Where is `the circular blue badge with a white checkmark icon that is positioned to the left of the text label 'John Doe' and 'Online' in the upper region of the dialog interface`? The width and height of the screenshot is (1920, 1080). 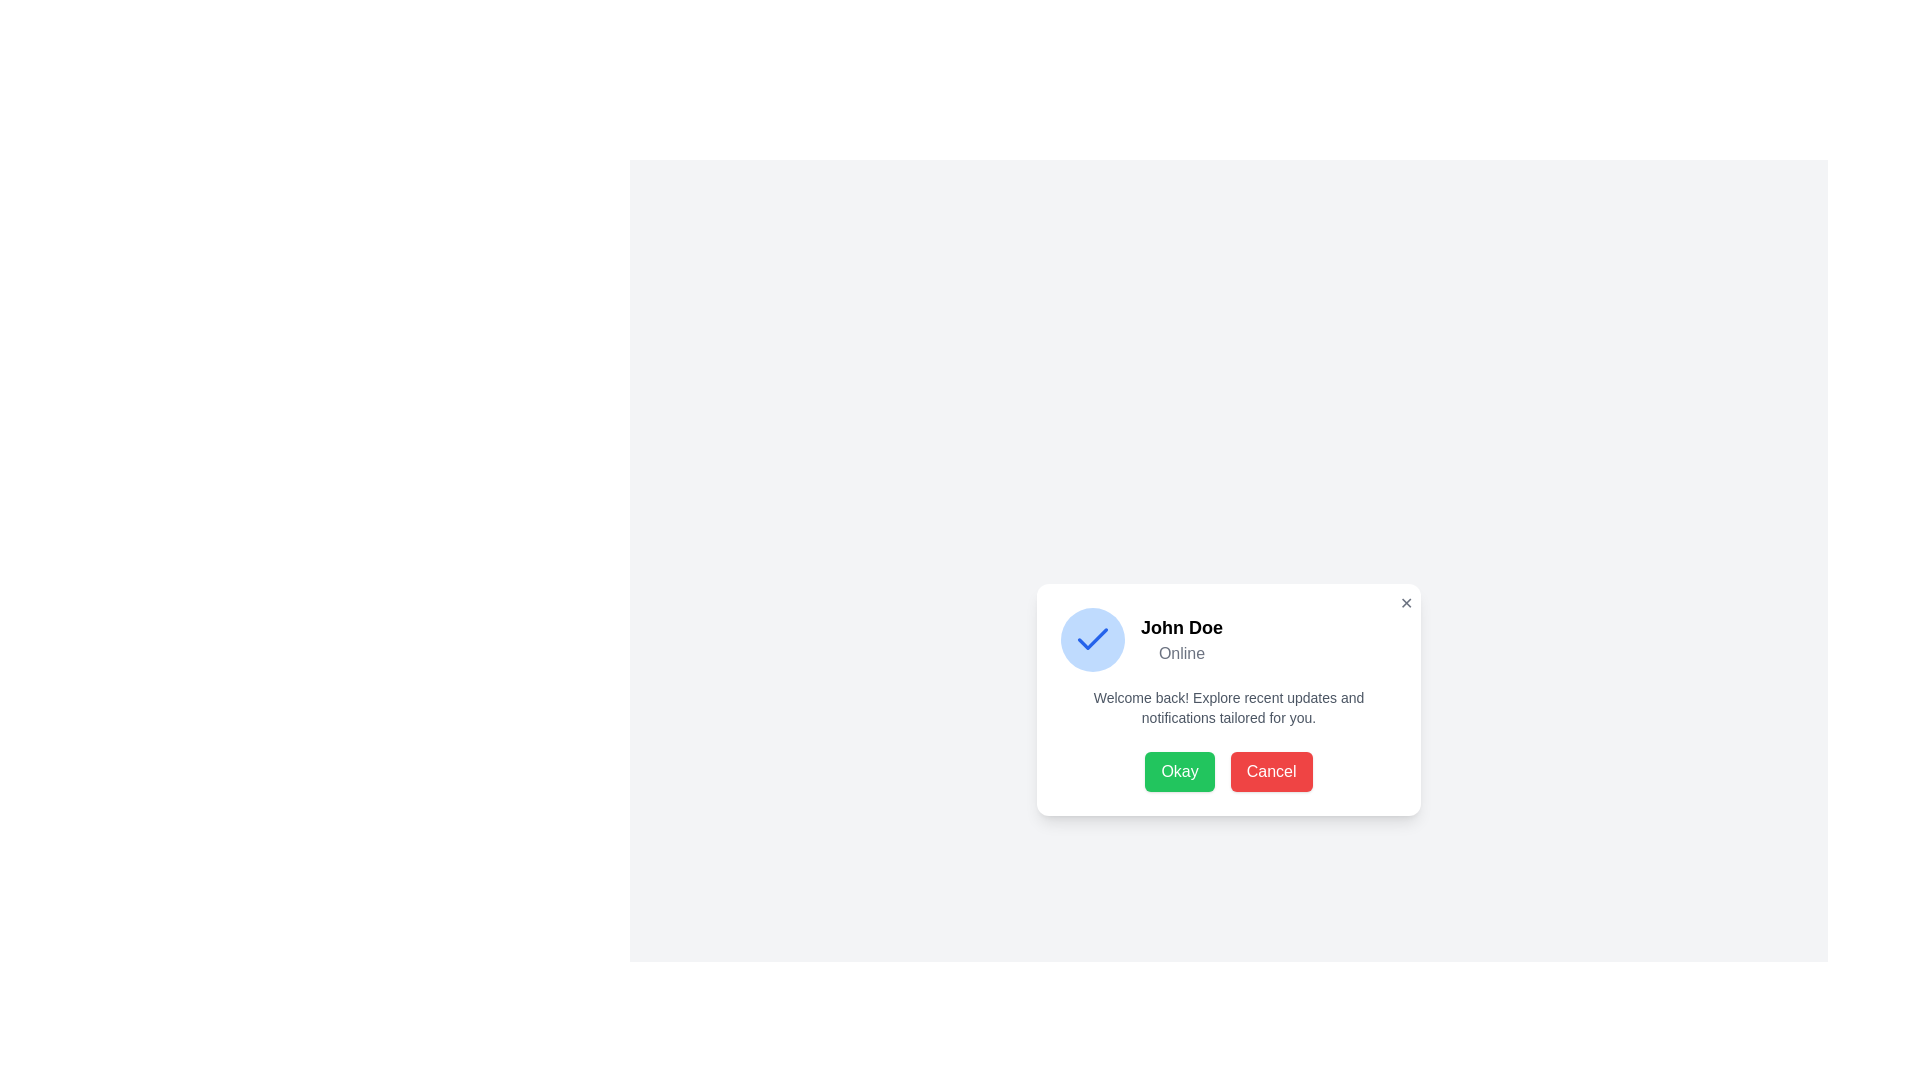
the circular blue badge with a white checkmark icon that is positioned to the left of the text label 'John Doe' and 'Online' in the upper region of the dialog interface is located at coordinates (1092, 640).